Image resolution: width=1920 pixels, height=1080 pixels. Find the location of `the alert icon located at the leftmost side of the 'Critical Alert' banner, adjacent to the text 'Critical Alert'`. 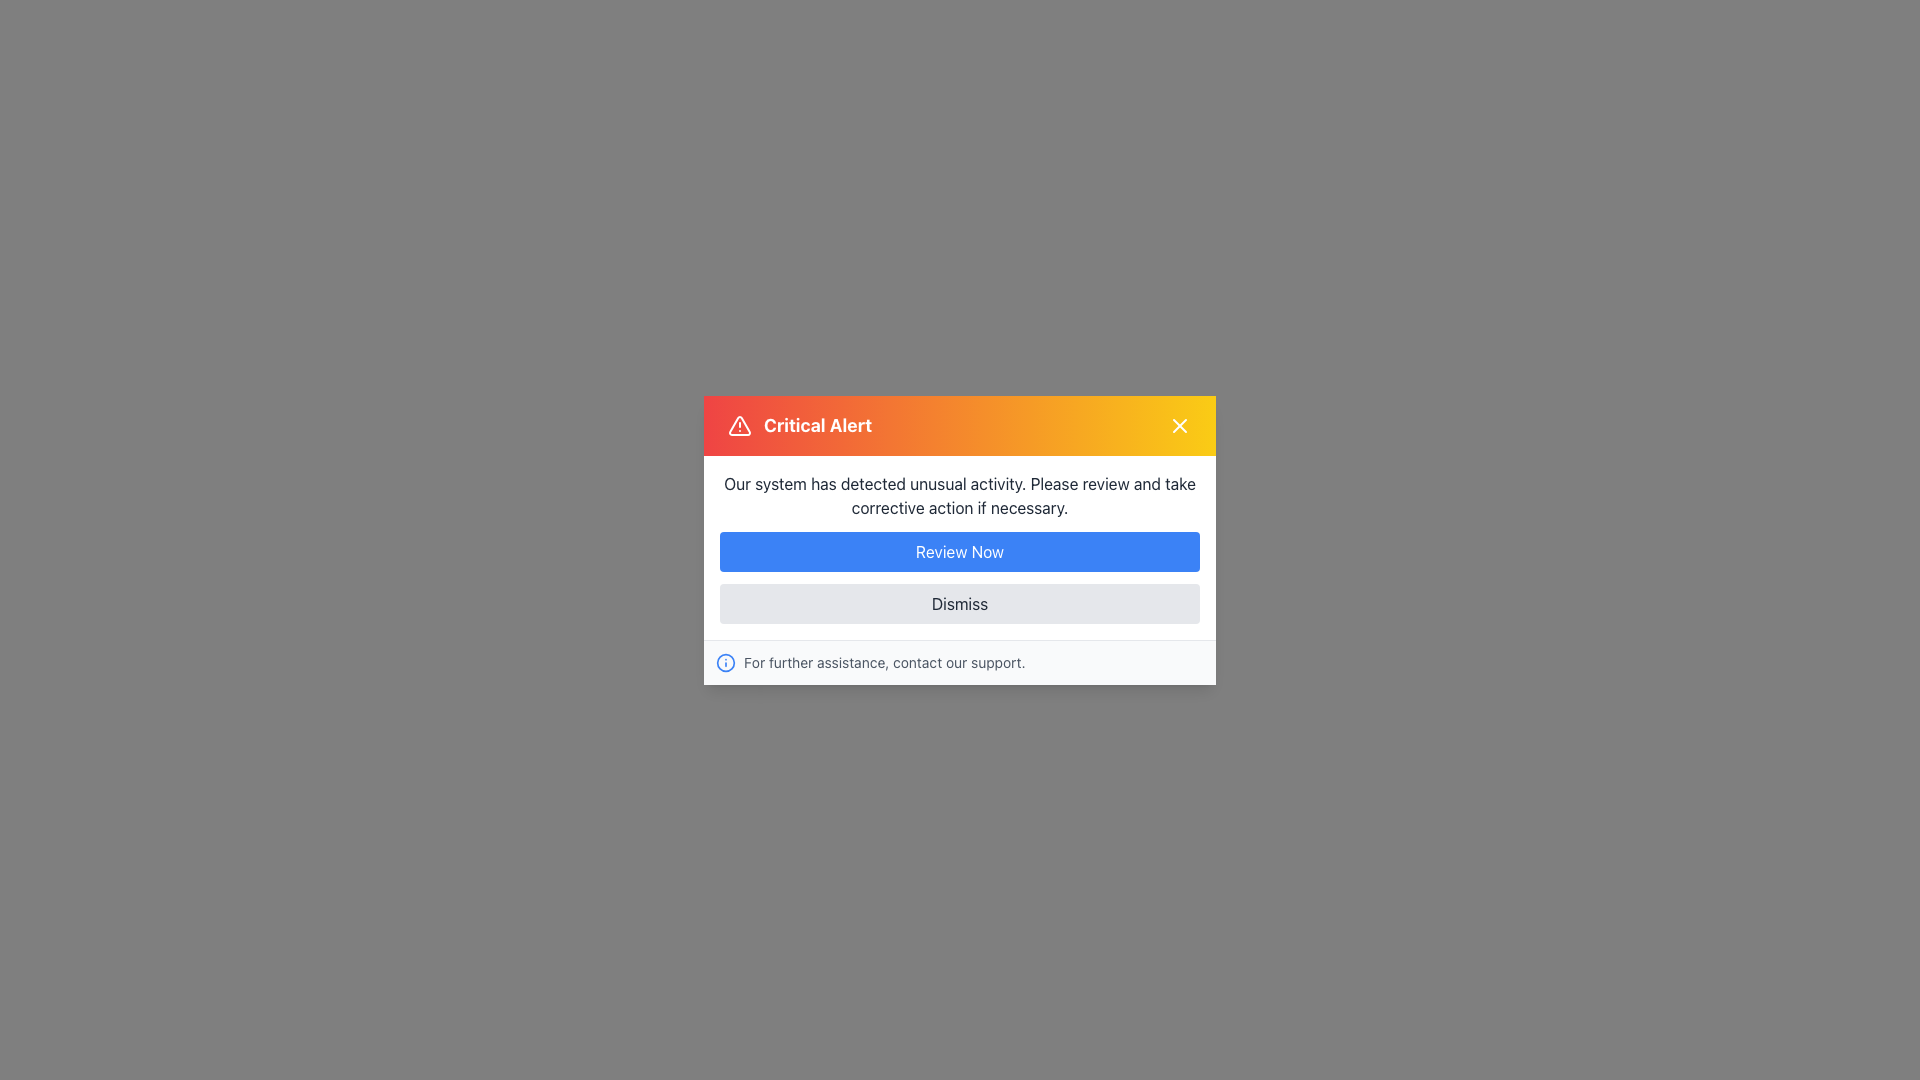

the alert icon located at the leftmost side of the 'Critical Alert' banner, adjacent to the text 'Critical Alert' is located at coordinates (738, 423).